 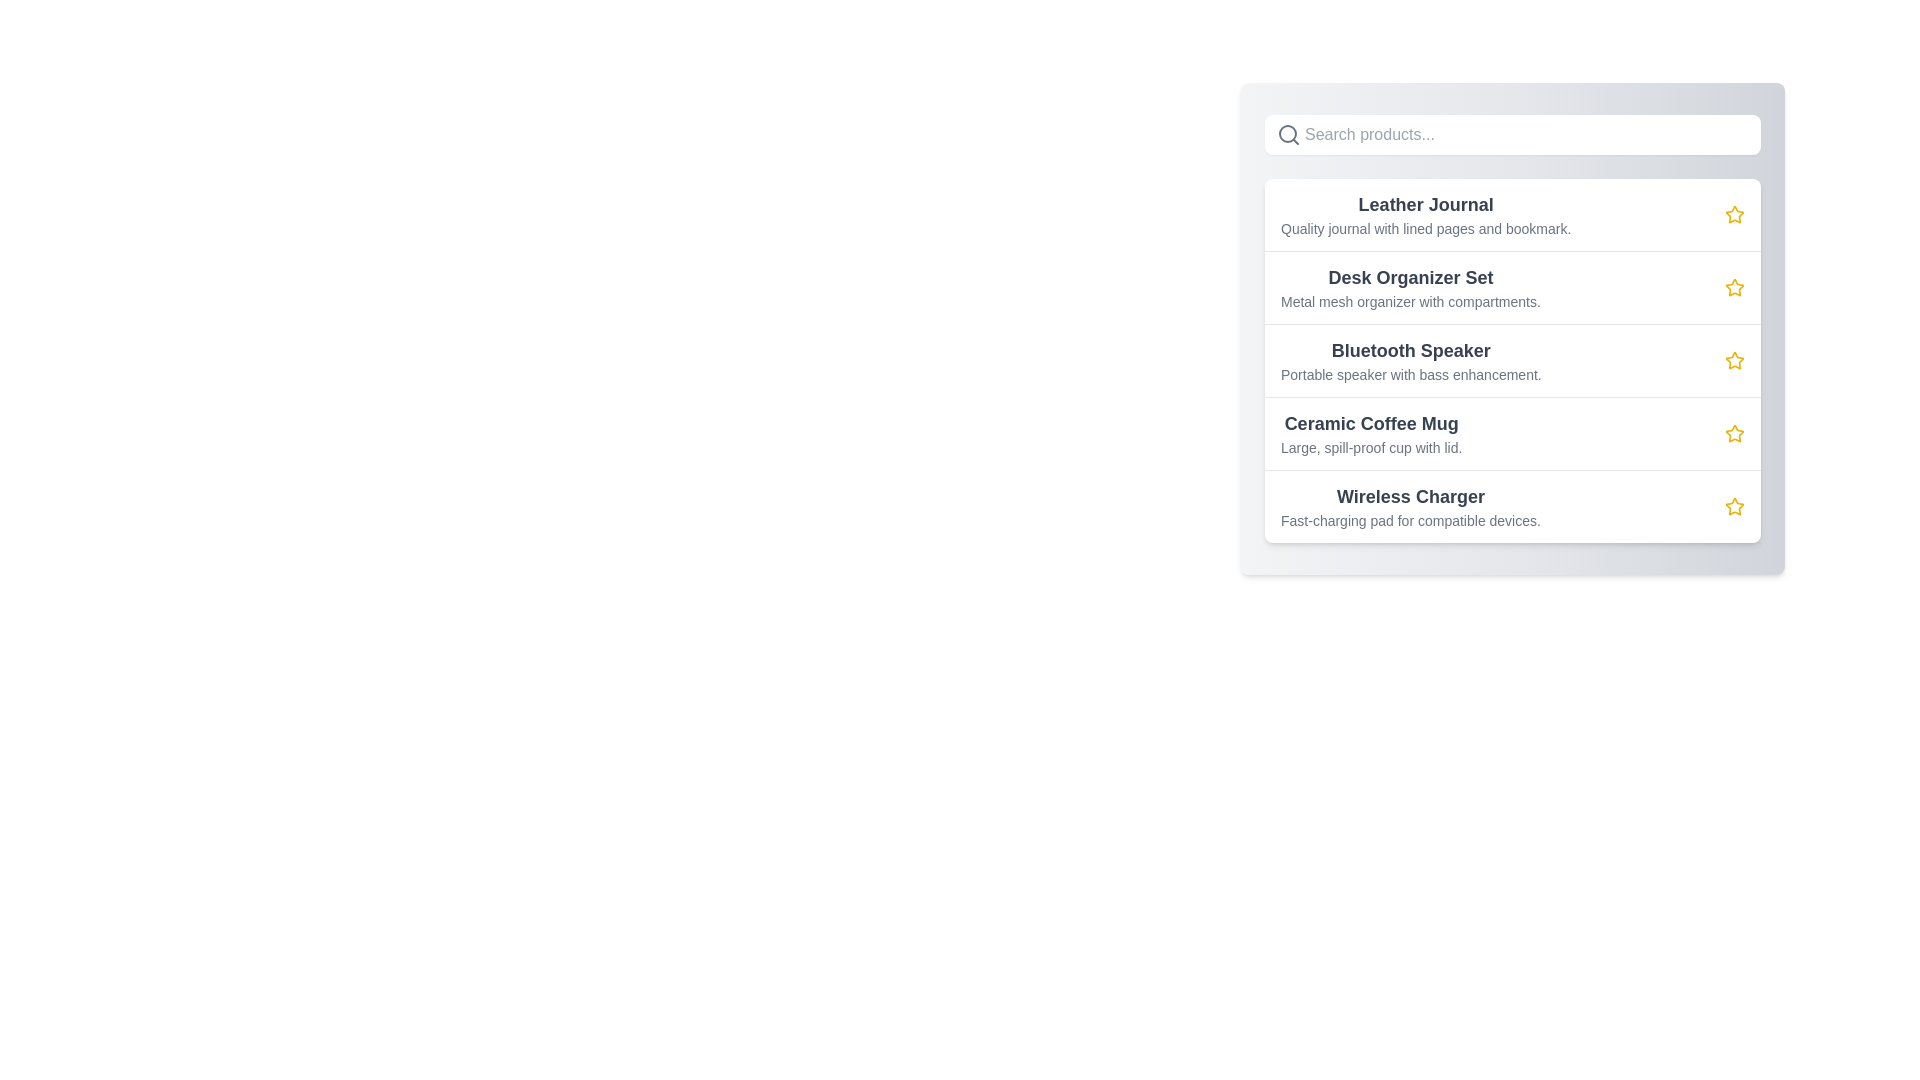 What do you see at coordinates (1425, 204) in the screenshot?
I see `the title label of the first product entry in the right panel, which is positioned above the descriptive text 'Quality journal with lined pages and bookmark.'` at bounding box center [1425, 204].